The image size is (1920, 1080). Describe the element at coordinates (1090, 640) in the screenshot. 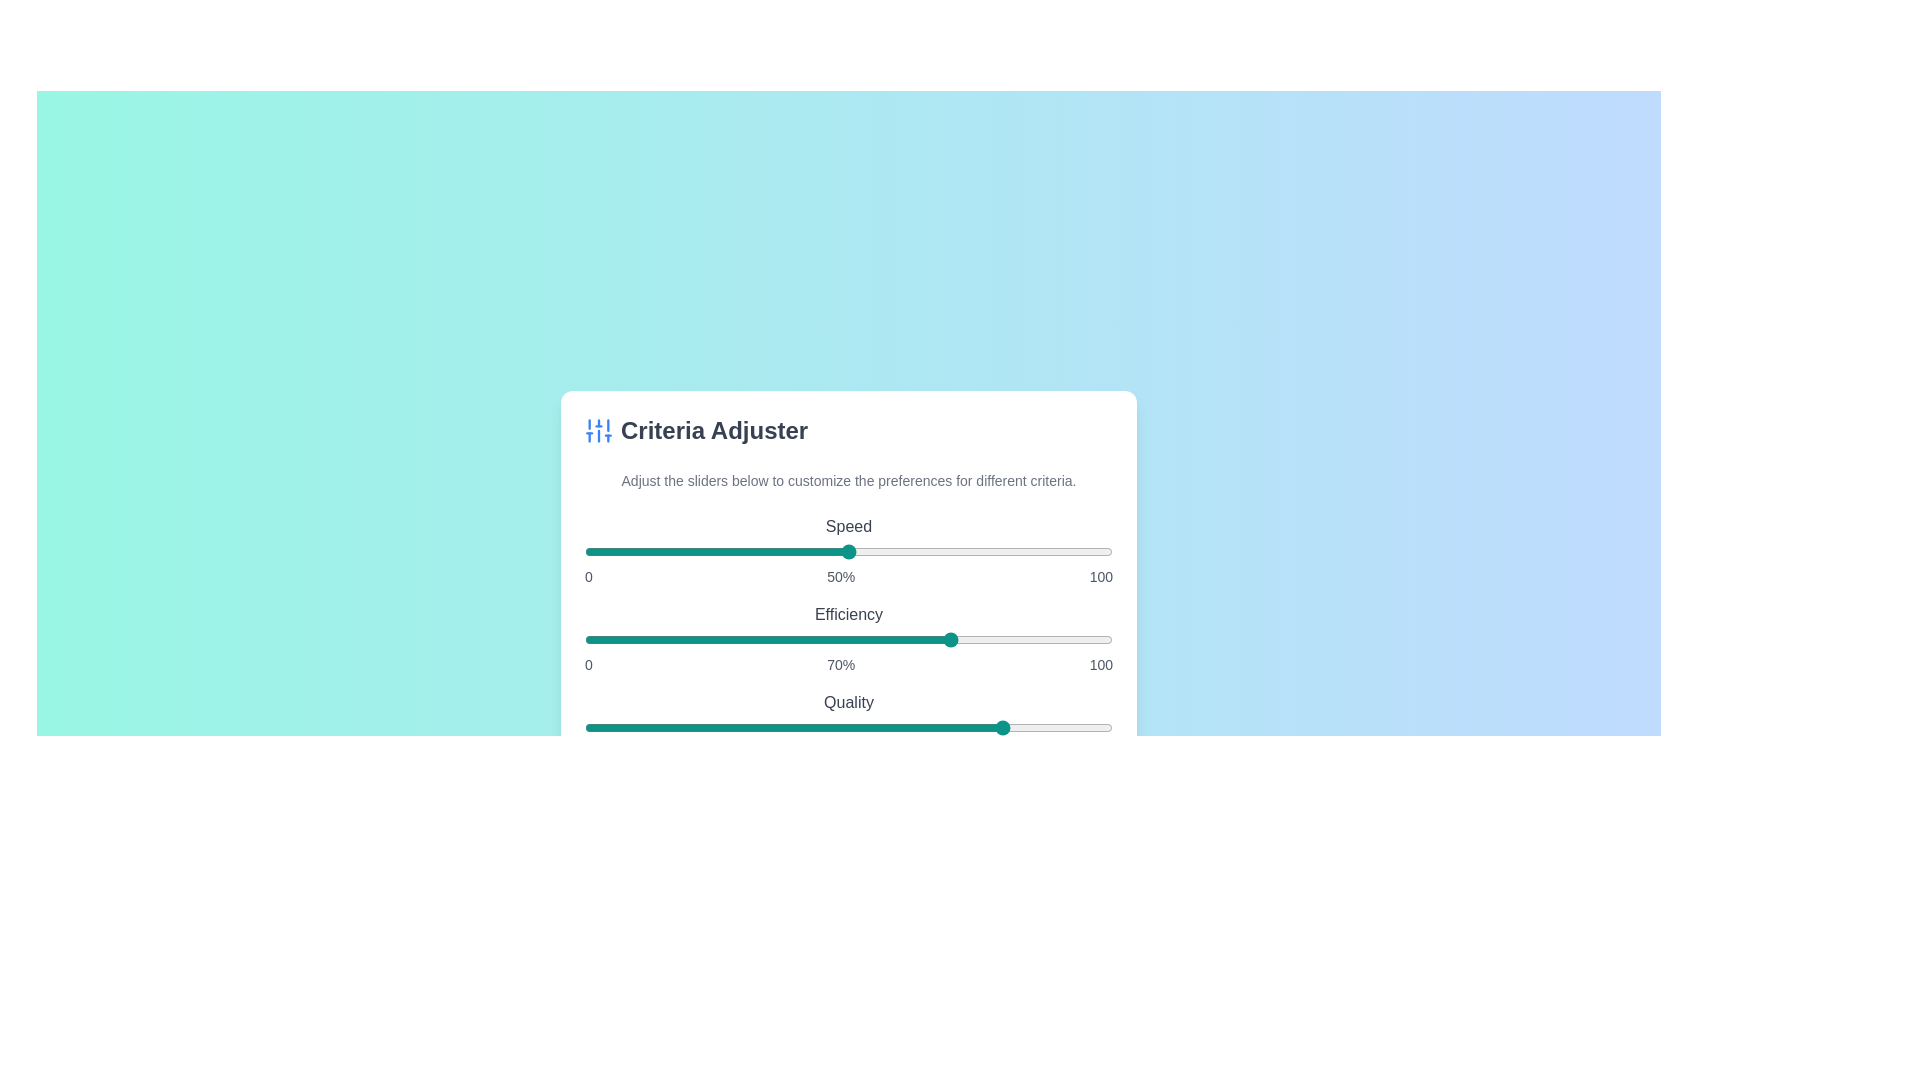

I see `the Efficiency slider to 96%` at that location.